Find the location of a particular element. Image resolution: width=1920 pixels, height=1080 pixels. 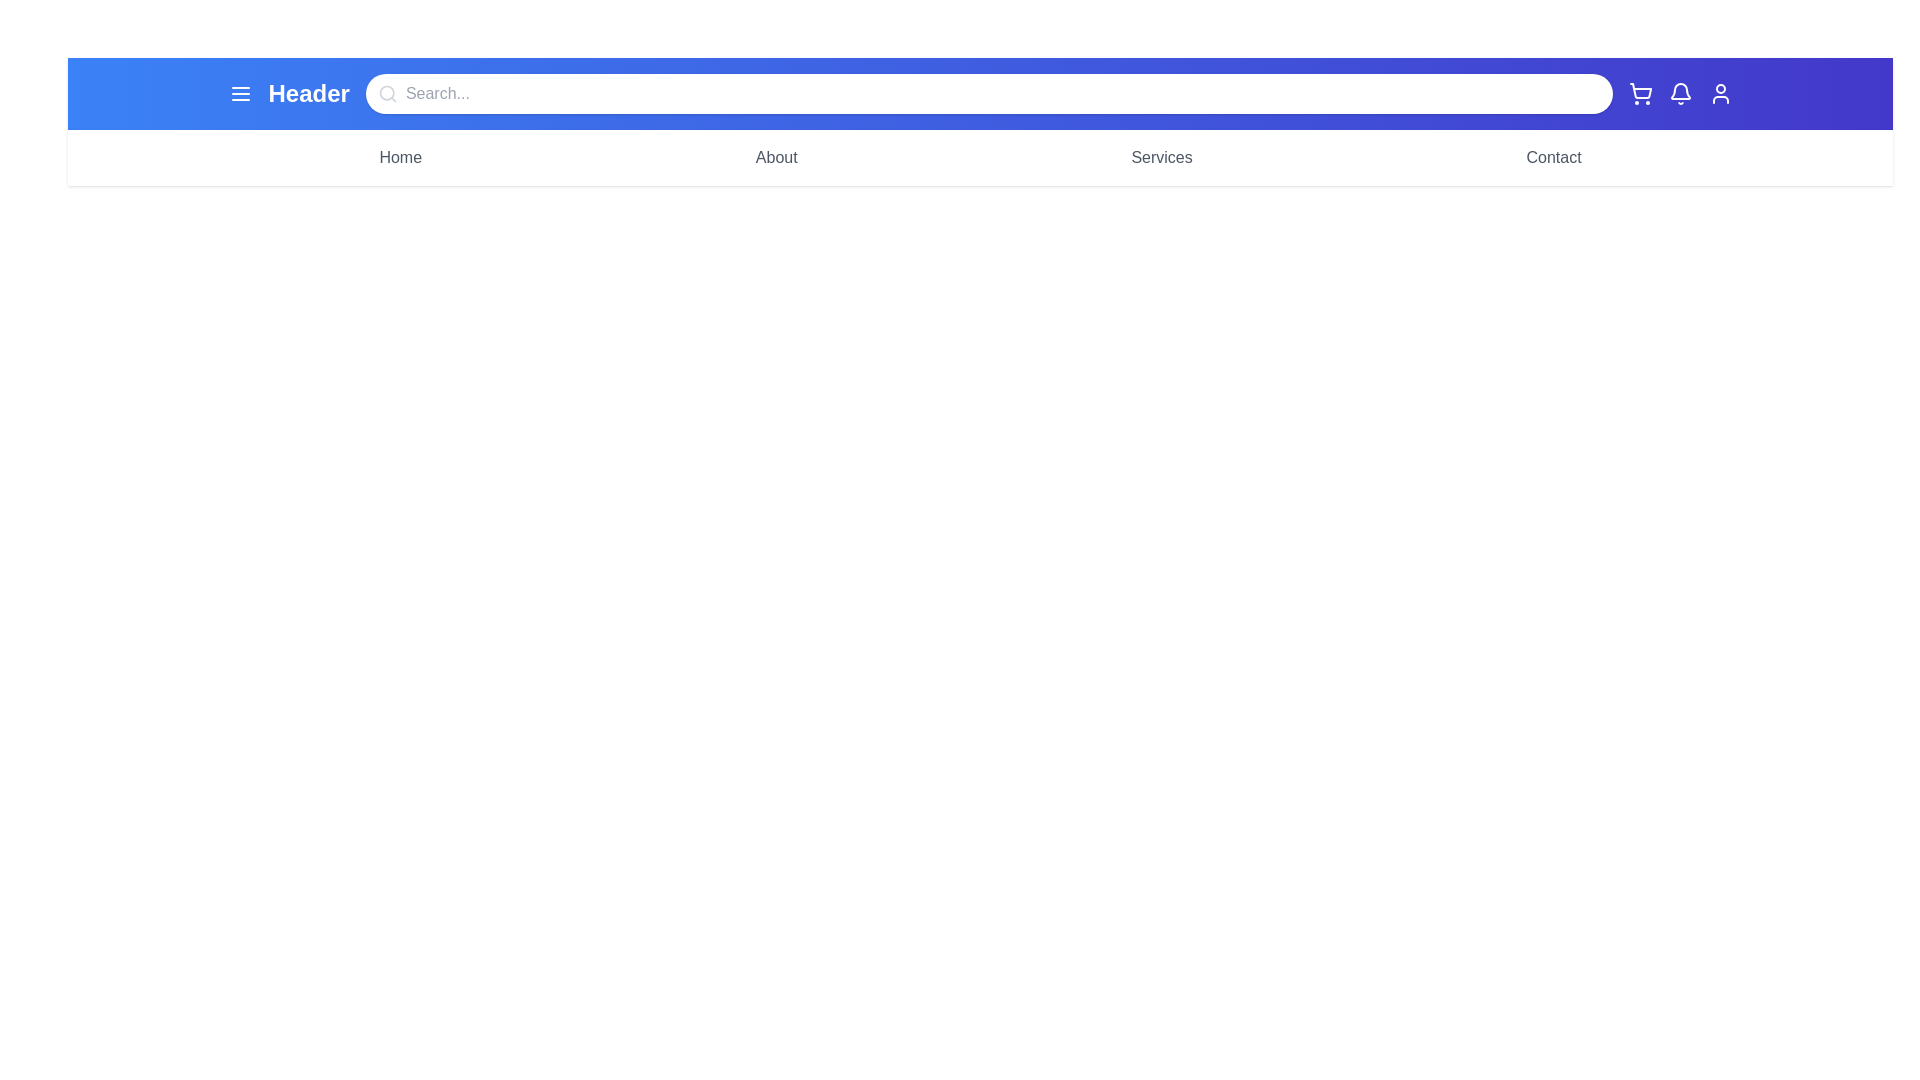

the menu item Contact from the menu bar is located at coordinates (1553, 157).